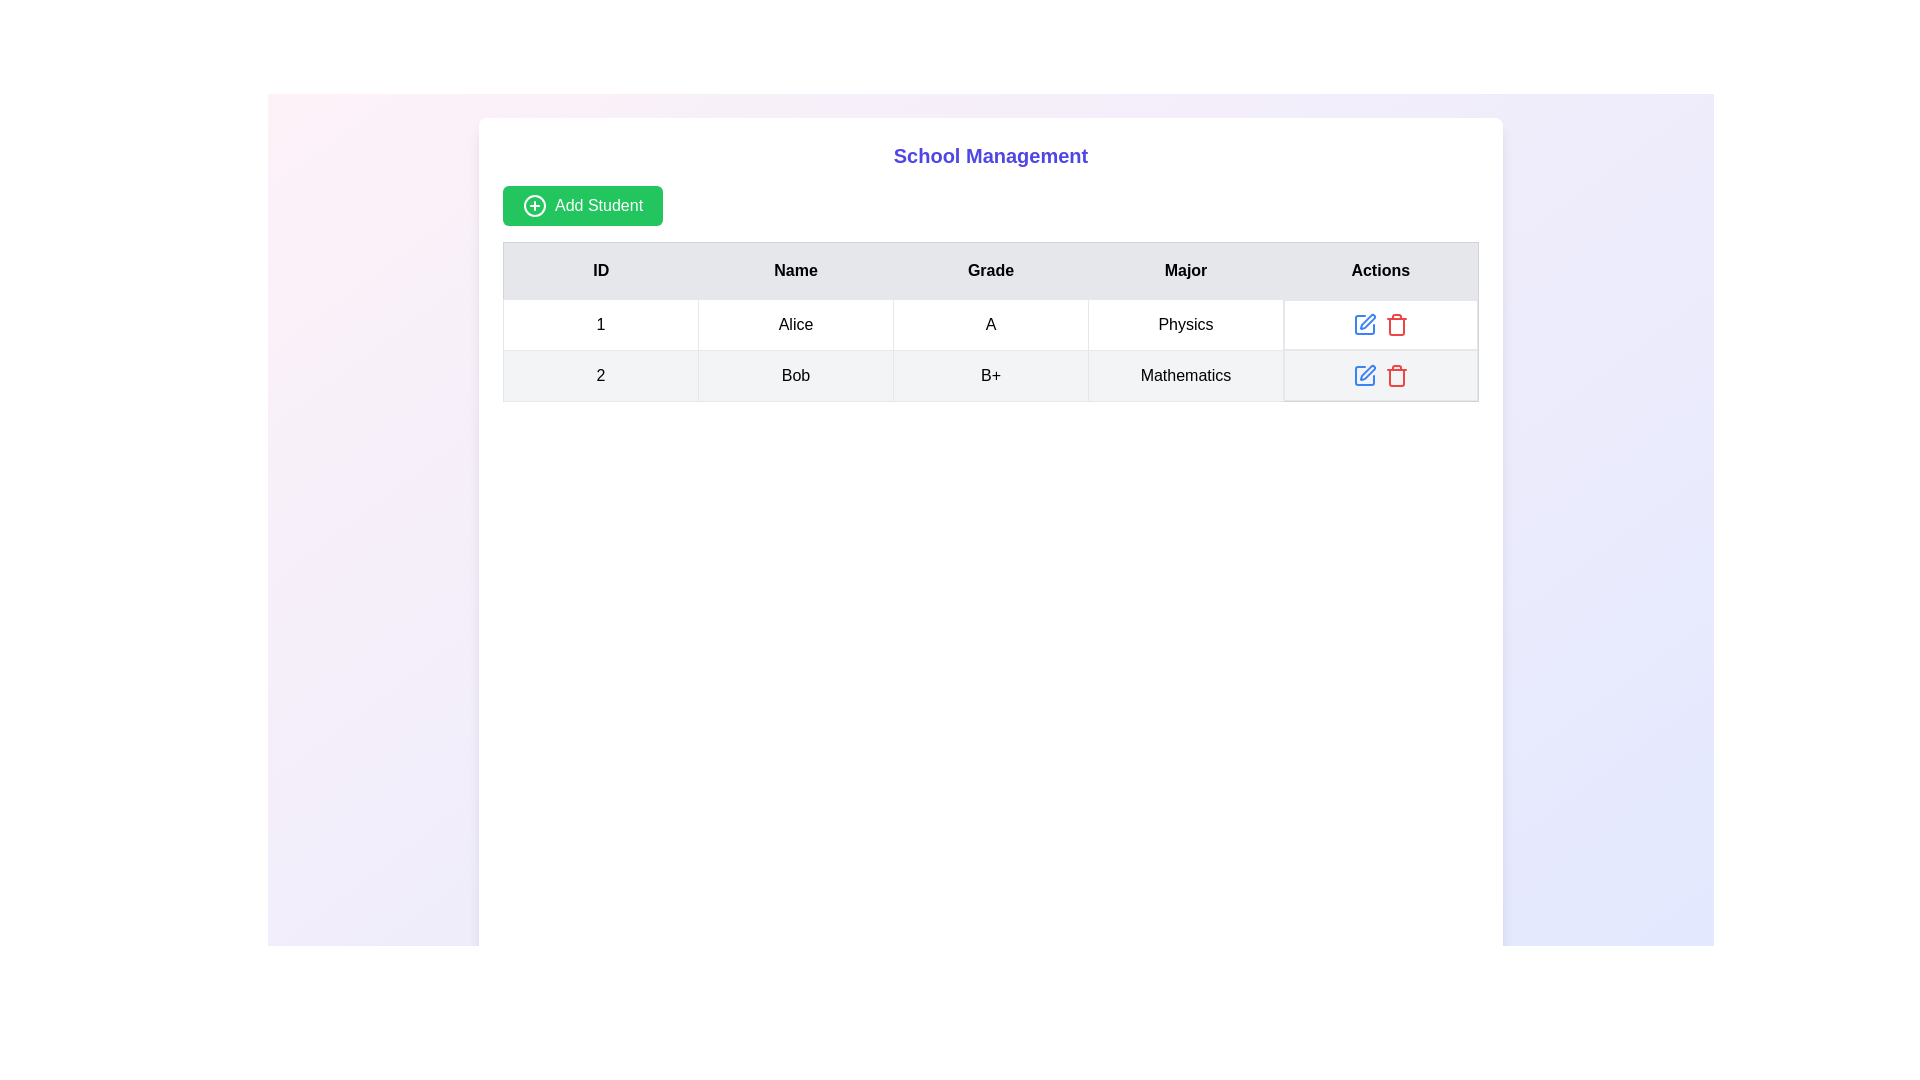  Describe the element at coordinates (1395, 323) in the screenshot. I see `the red trash can icon in the 'Actions' column` at that location.